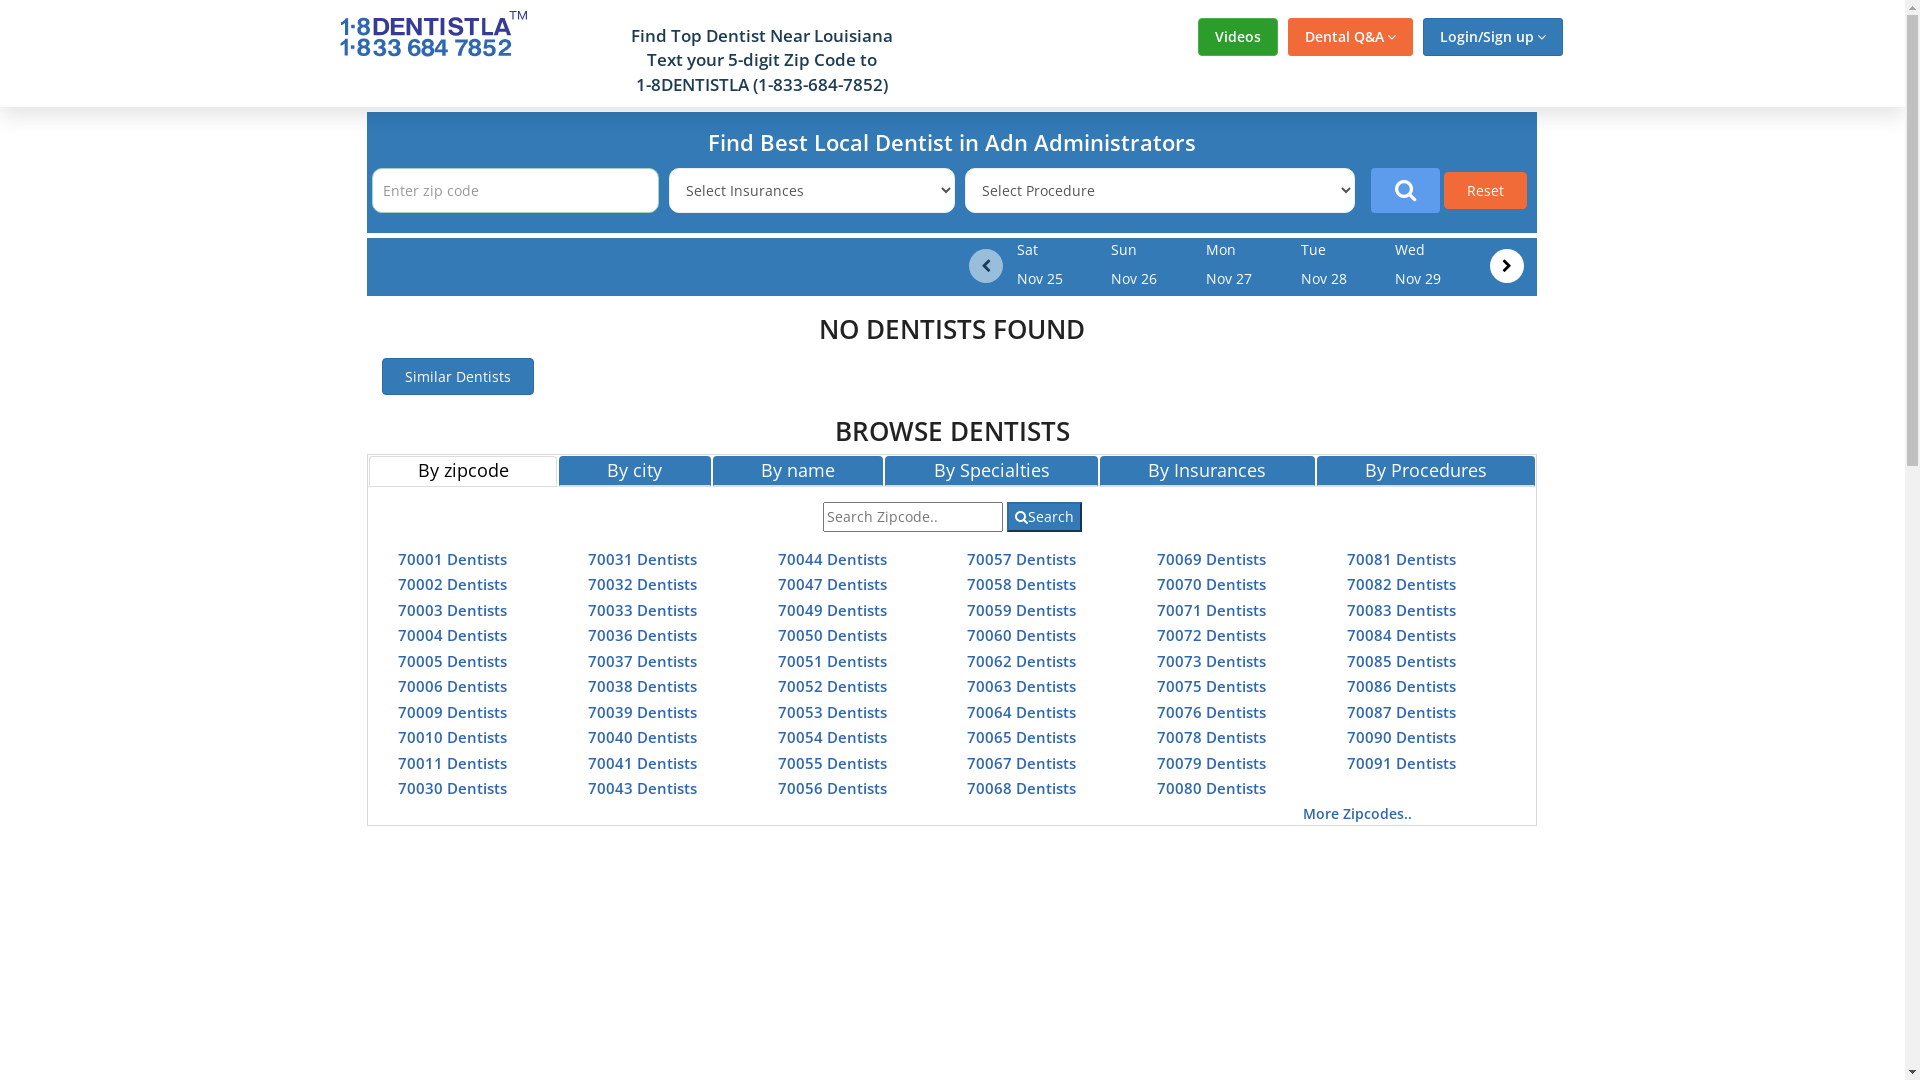 This screenshot has height=1080, width=1920. What do you see at coordinates (1021, 608) in the screenshot?
I see `'70059 Dentists'` at bounding box center [1021, 608].